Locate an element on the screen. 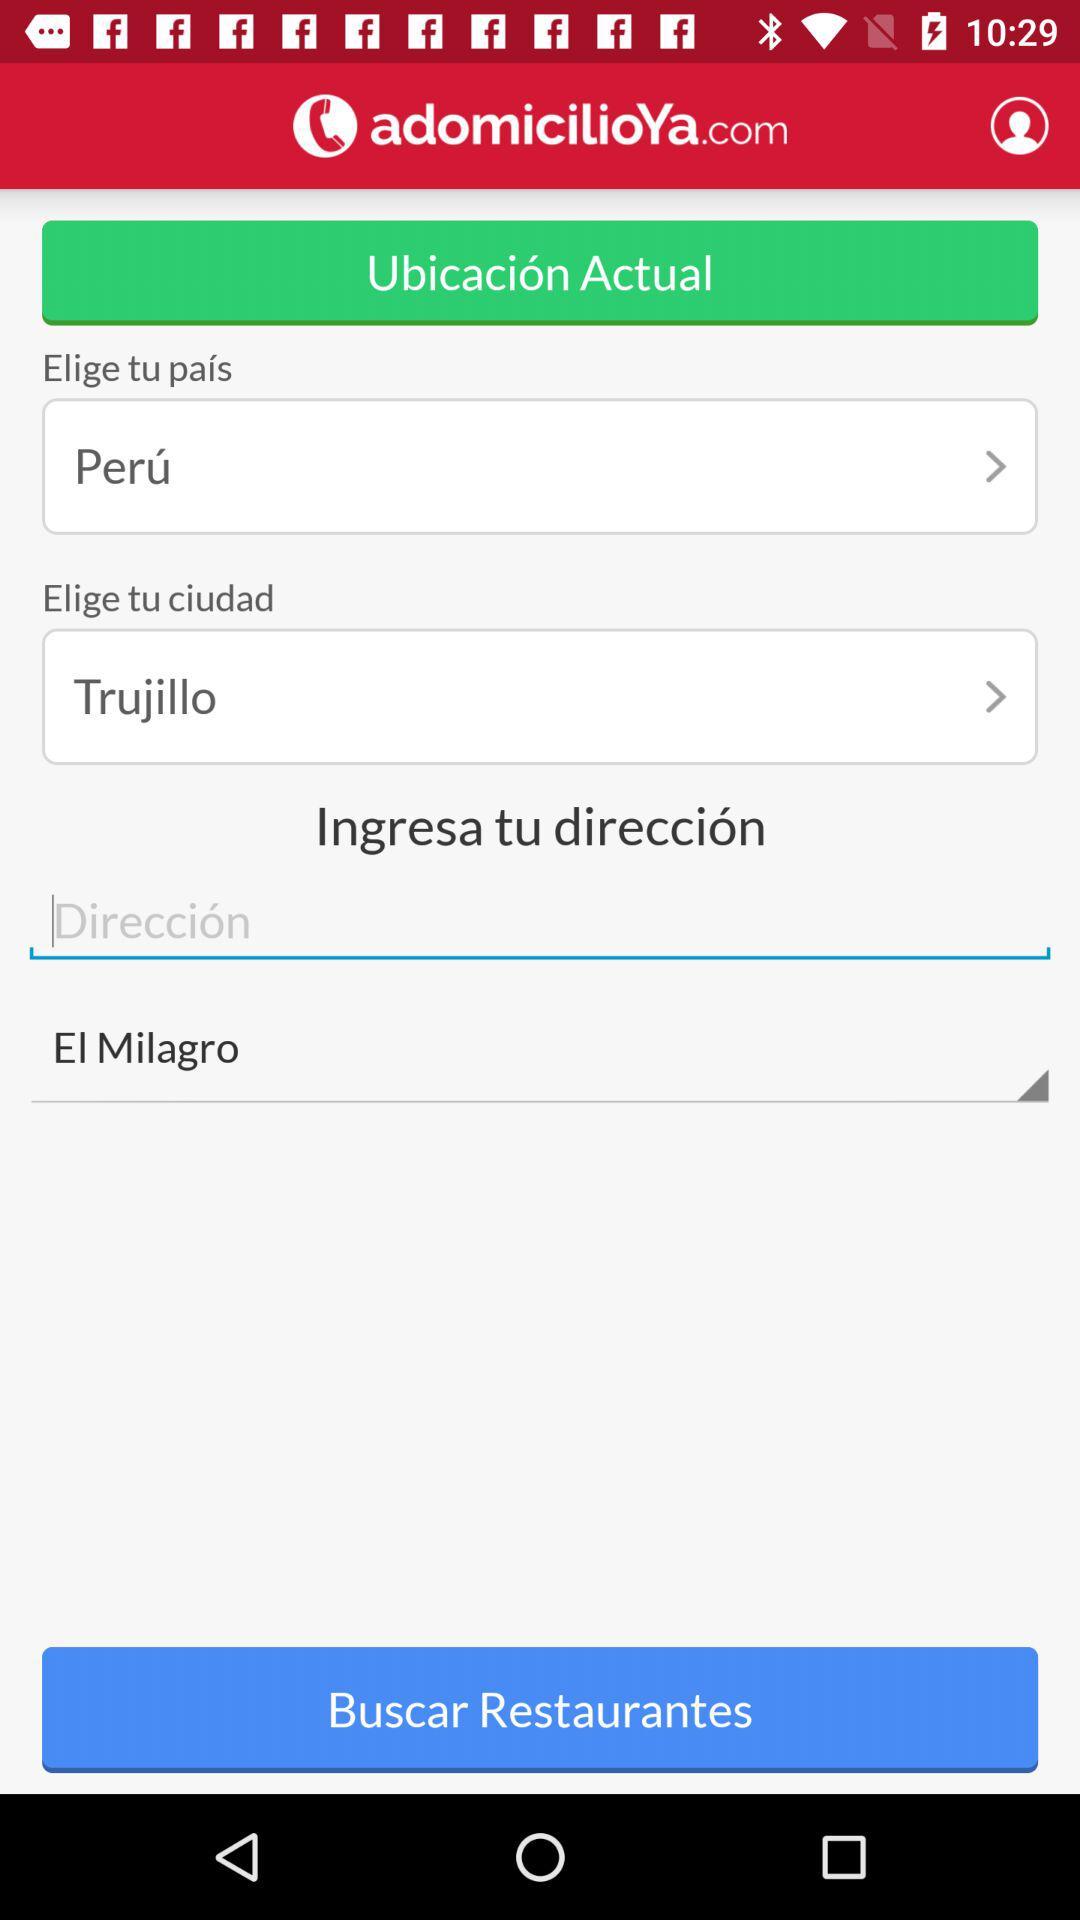 The height and width of the screenshot is (1920, 1080). profile is located at coordinates (1019, 124).